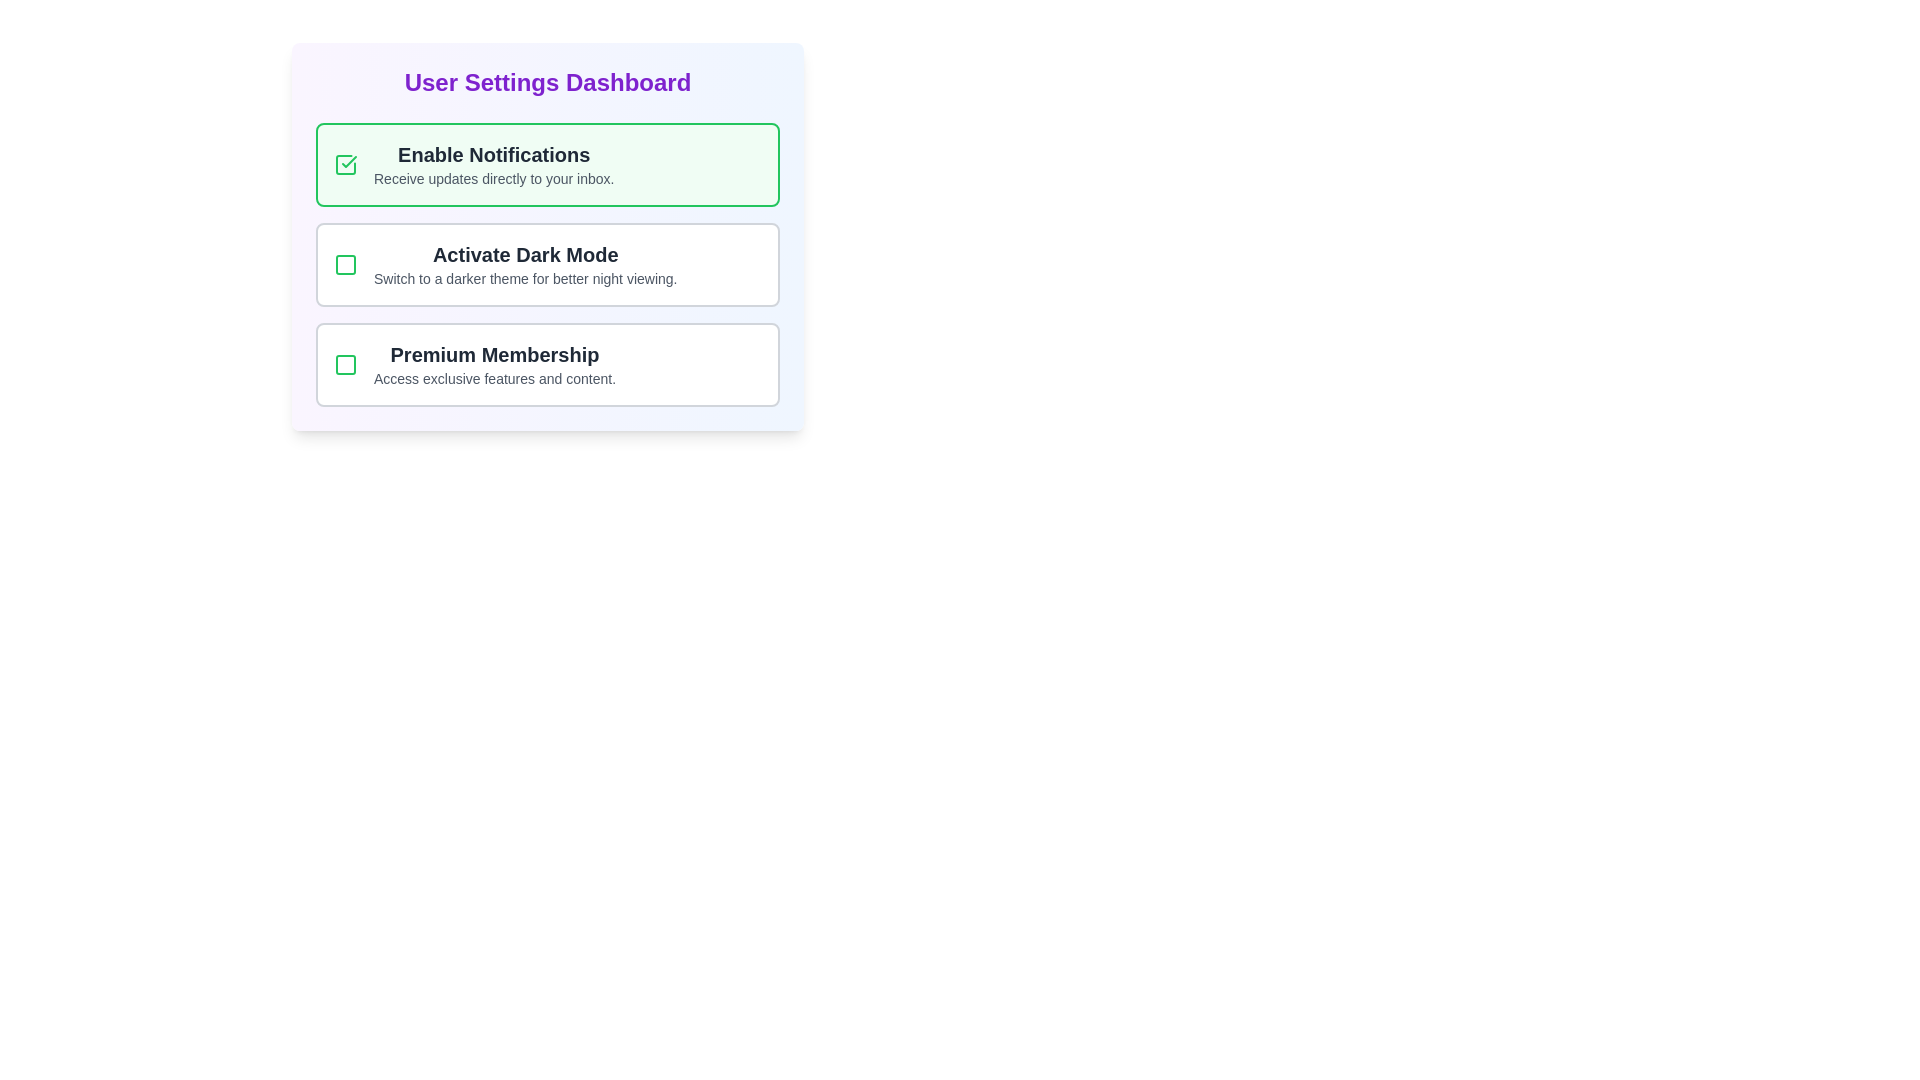 This screenshot has height=1080, width=1920. I want to click on the static text block that says 'Receive updates directly to your inbox.', which is positioned below the title 'Enable Notifications', so click(494, 177).